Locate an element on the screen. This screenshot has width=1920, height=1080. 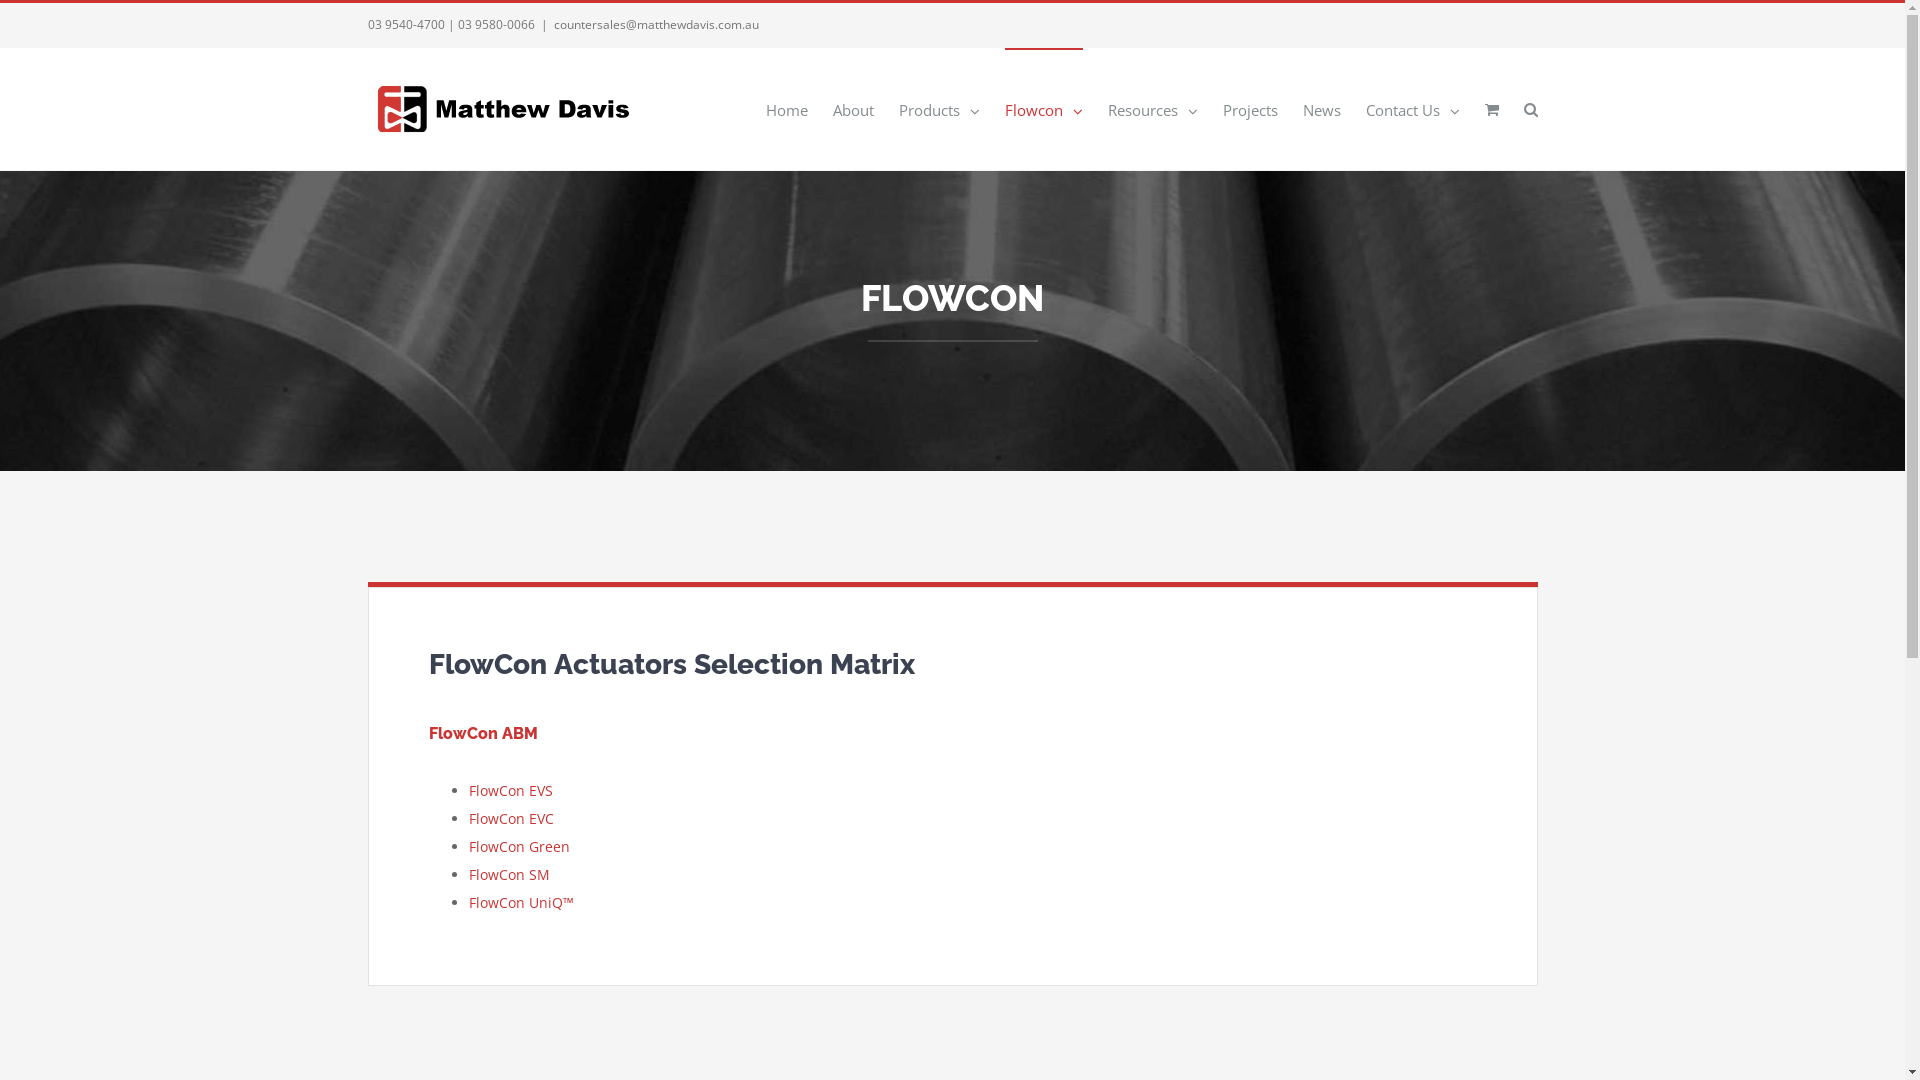
'FlowCon SM' is located at coordinates (508, 873).